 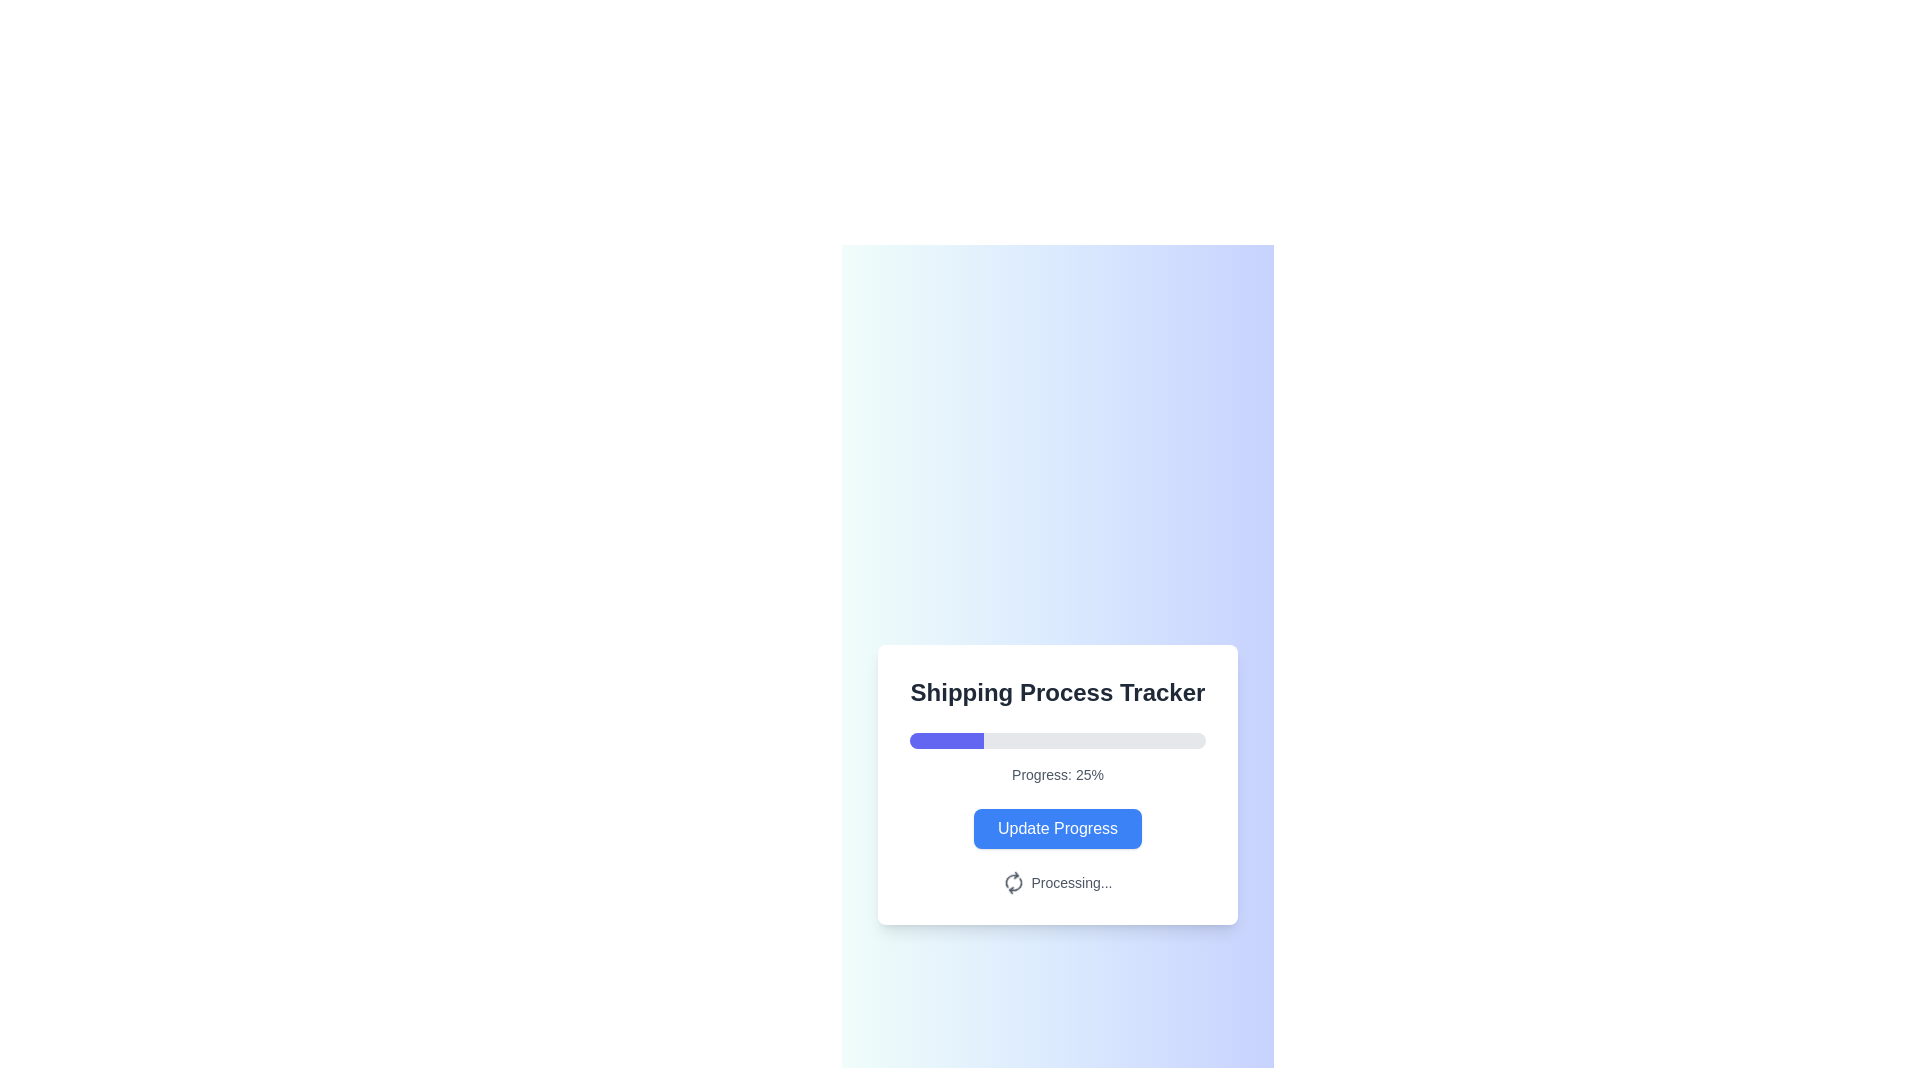 I want to click on the horizontal progress bar styled with rounded ends, gray background, and purple fill, located below the 'Shipping Process Tracker' title and above the text 'Progress: 25%', so click(x=1056, y=740).